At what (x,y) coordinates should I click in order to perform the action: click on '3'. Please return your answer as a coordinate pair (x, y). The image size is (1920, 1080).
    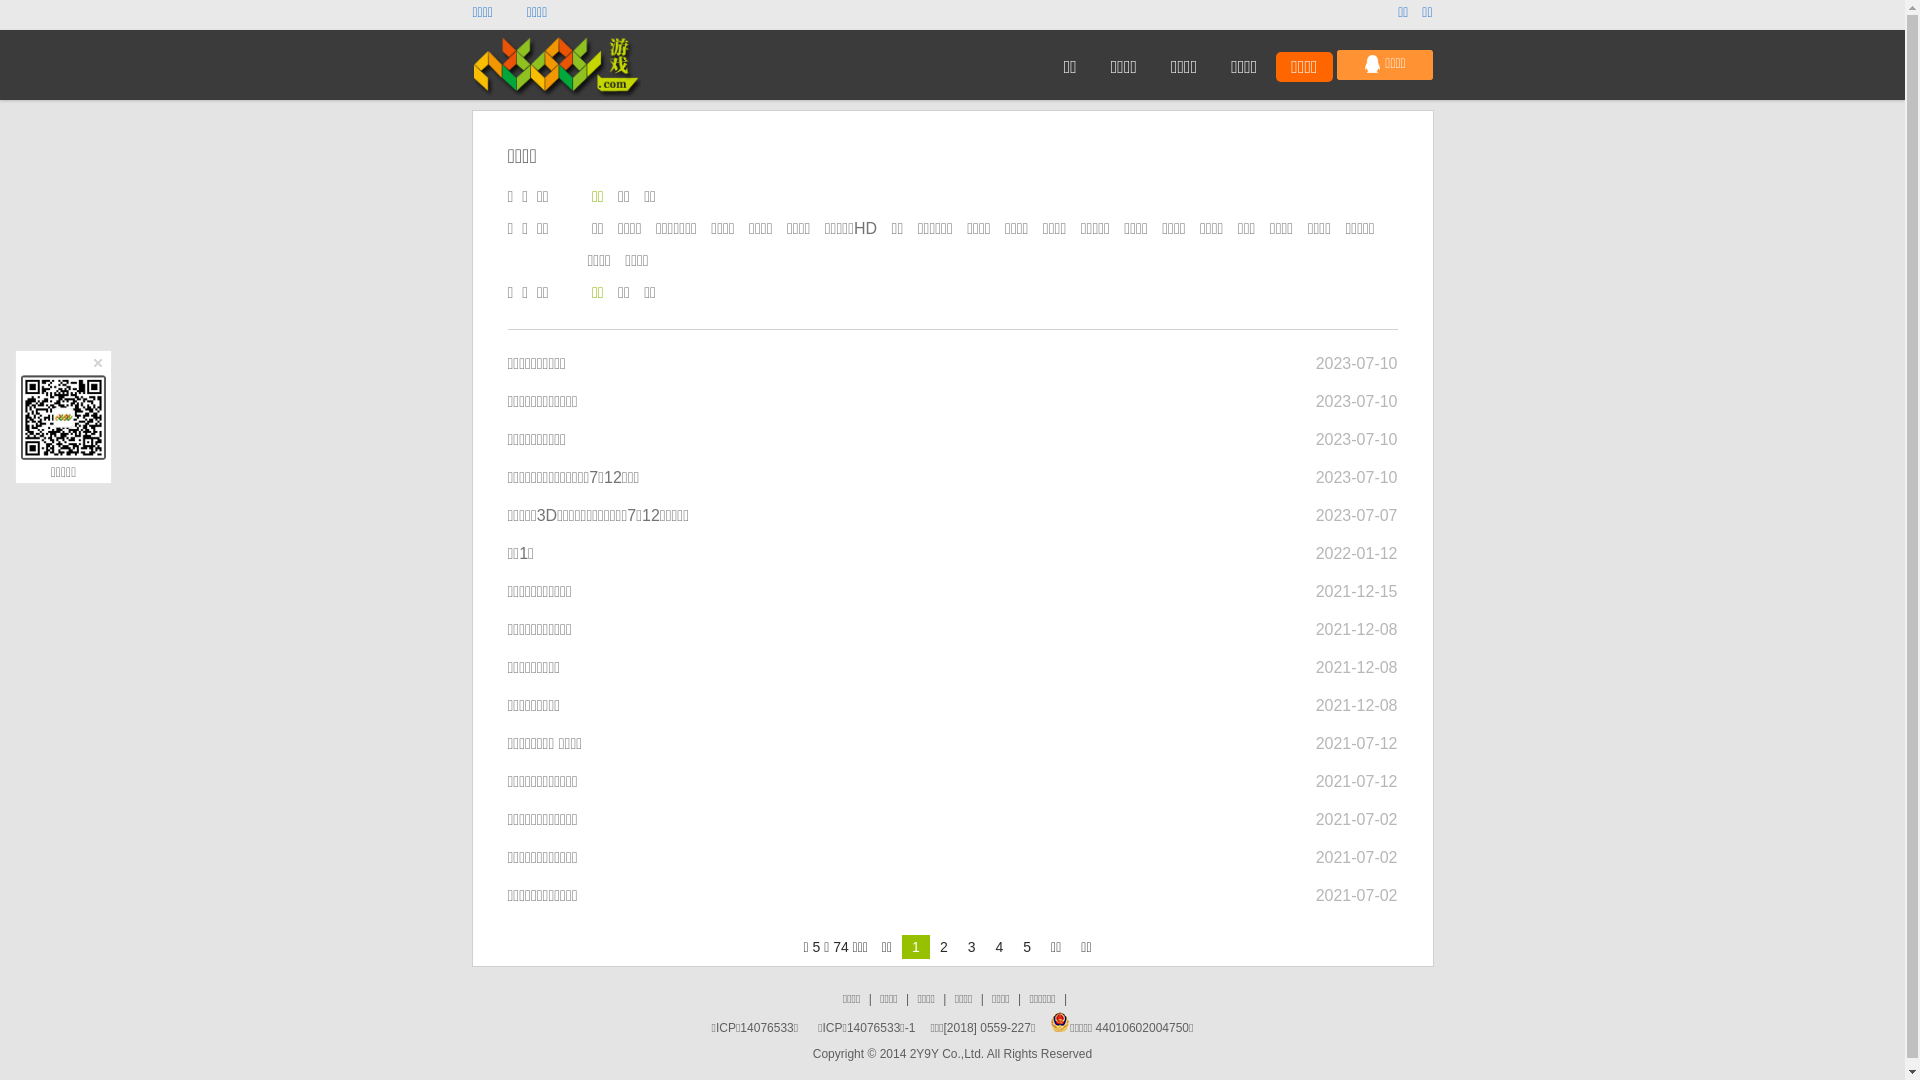
    Looking at the image, I should click on (971, 946).